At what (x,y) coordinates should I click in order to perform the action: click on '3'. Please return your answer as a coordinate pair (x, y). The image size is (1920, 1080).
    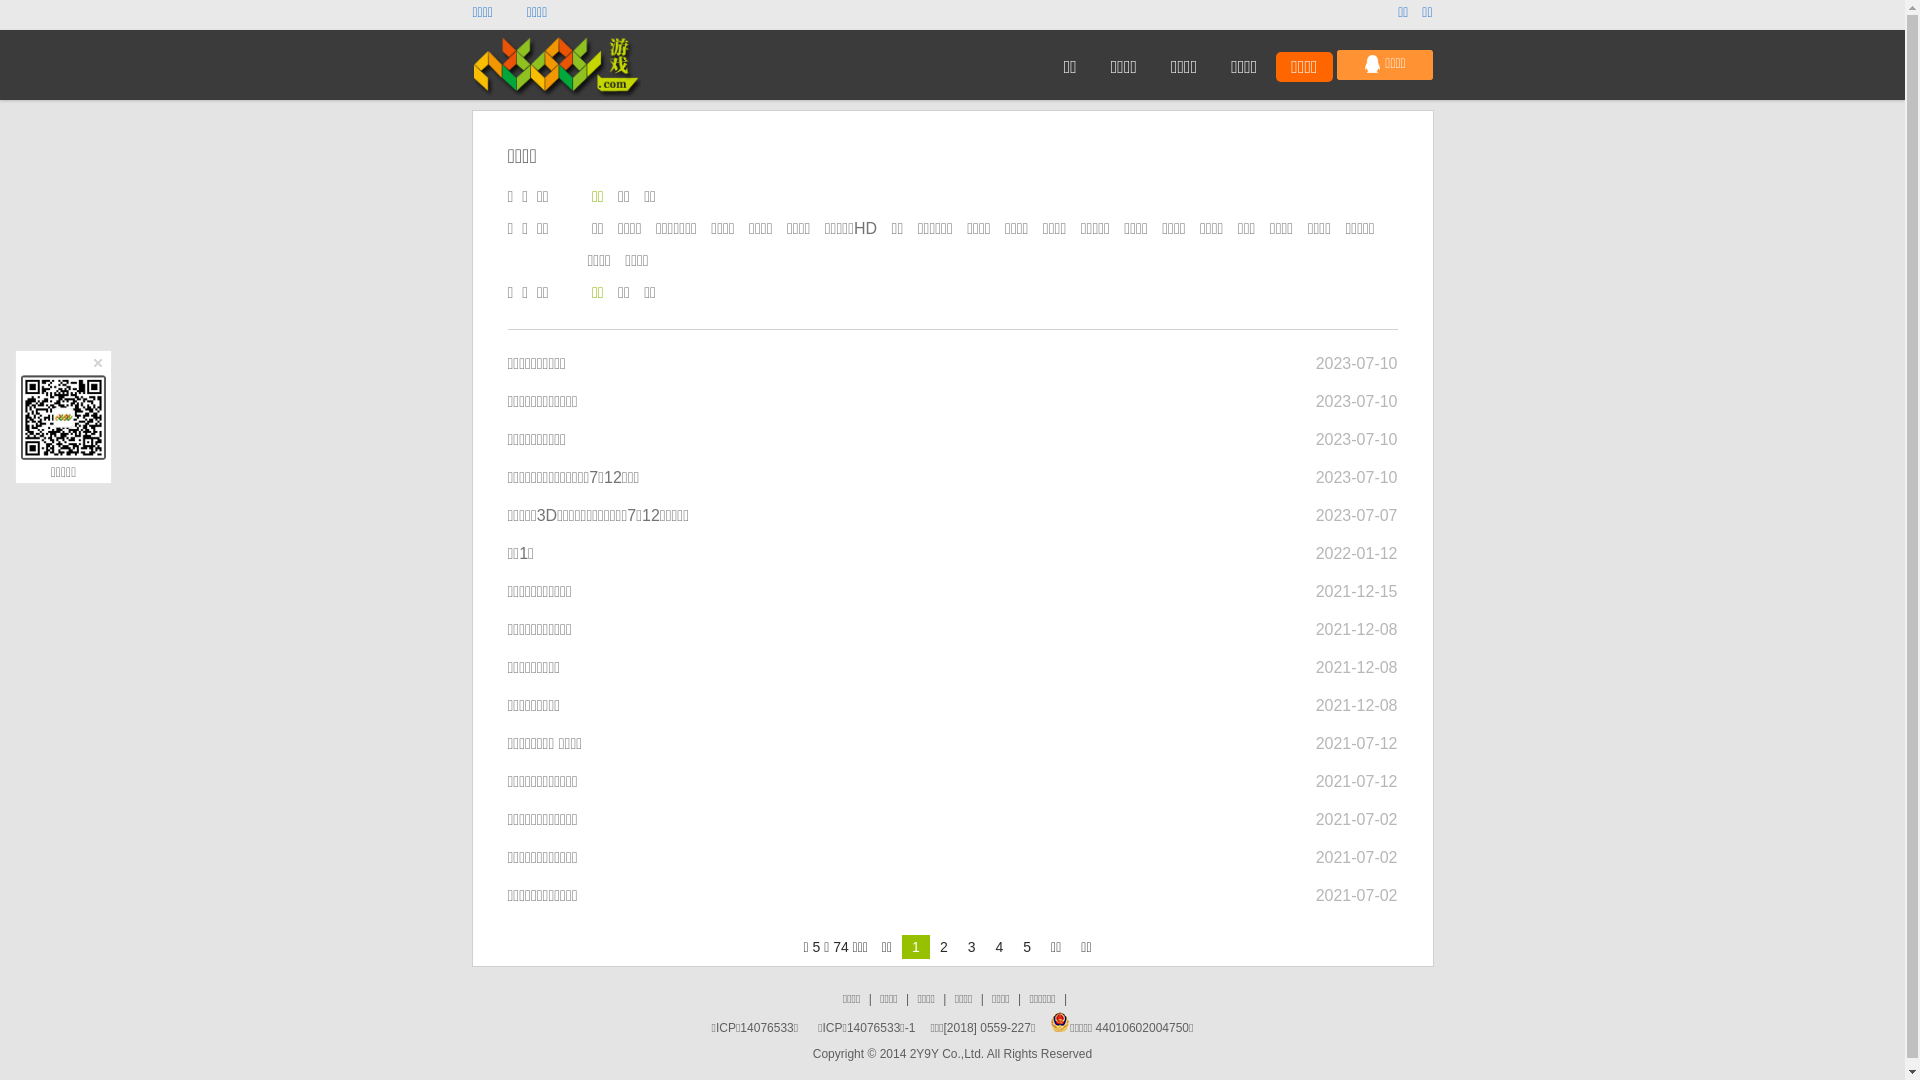
    Looking at the image, I should click on (971, 946).